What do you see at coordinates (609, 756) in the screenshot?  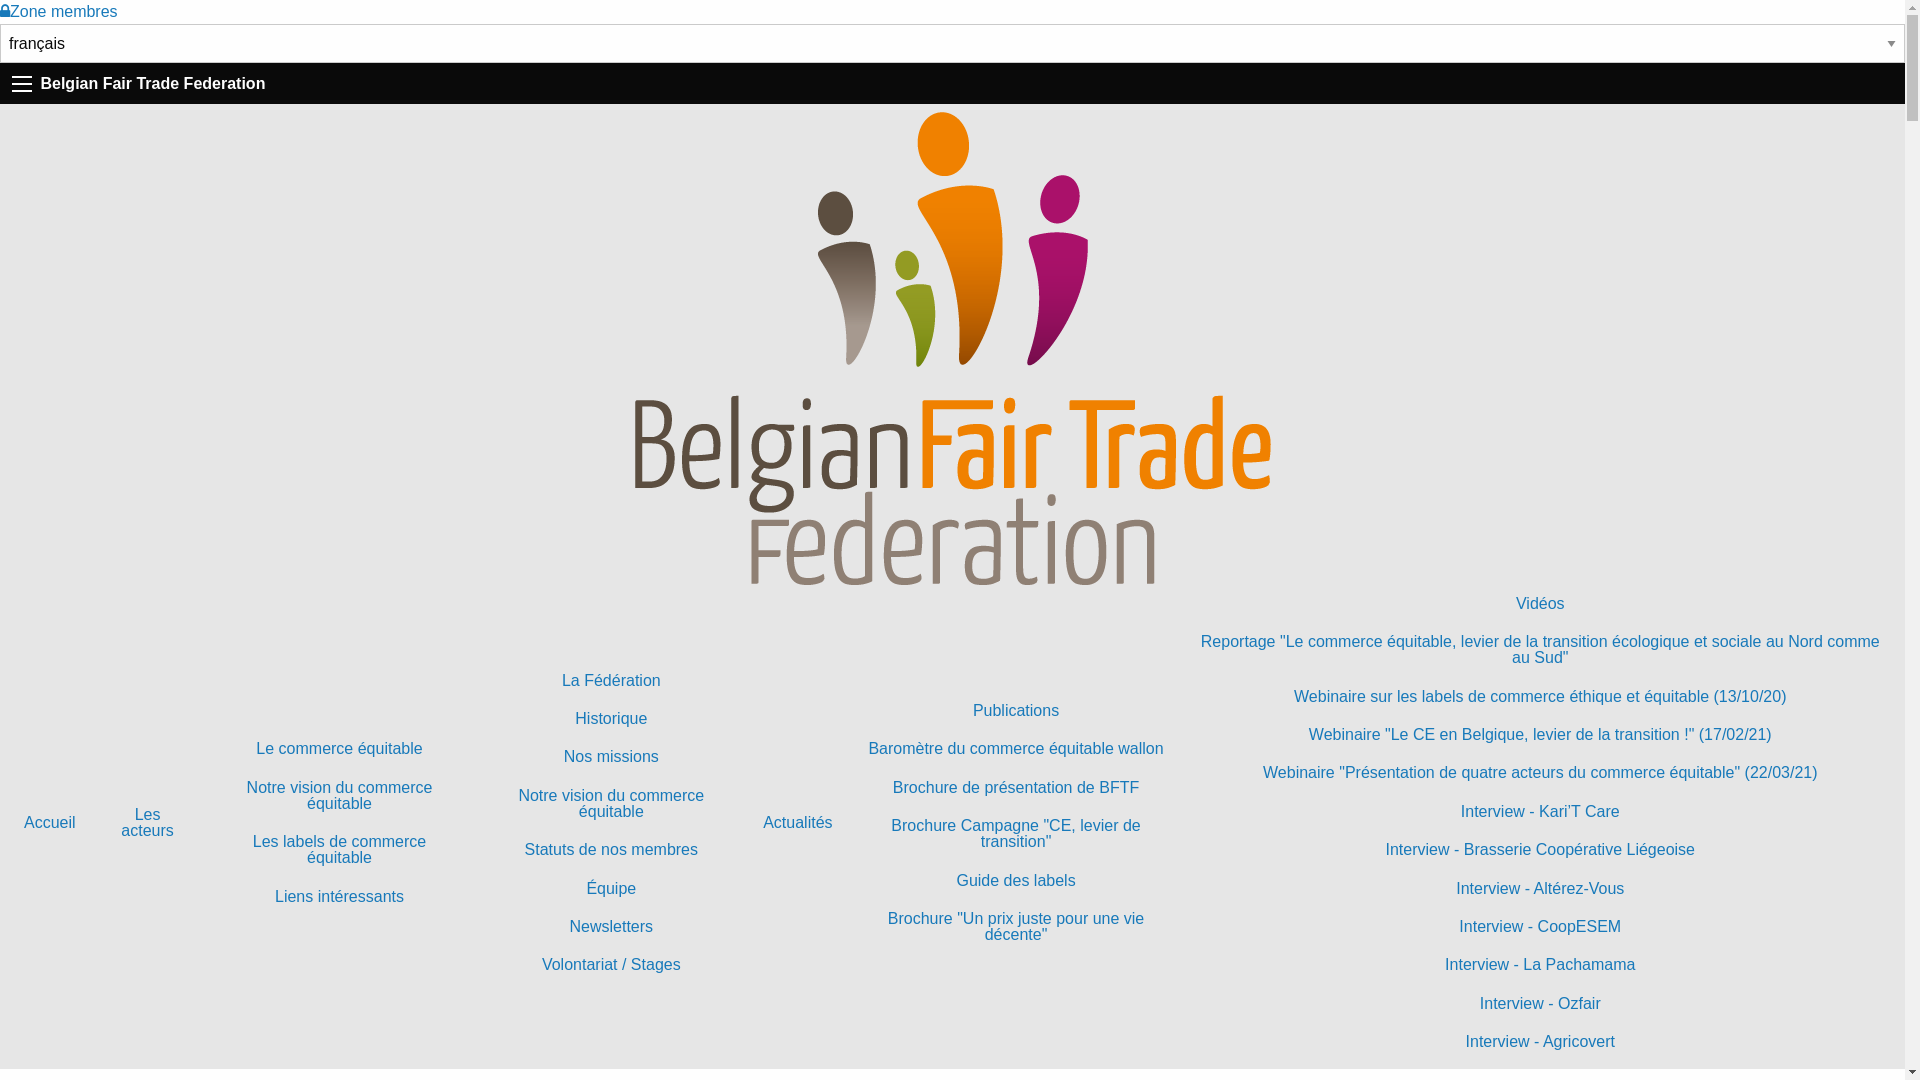 I see `'Nos missions'` at bounding box center [609, 756].